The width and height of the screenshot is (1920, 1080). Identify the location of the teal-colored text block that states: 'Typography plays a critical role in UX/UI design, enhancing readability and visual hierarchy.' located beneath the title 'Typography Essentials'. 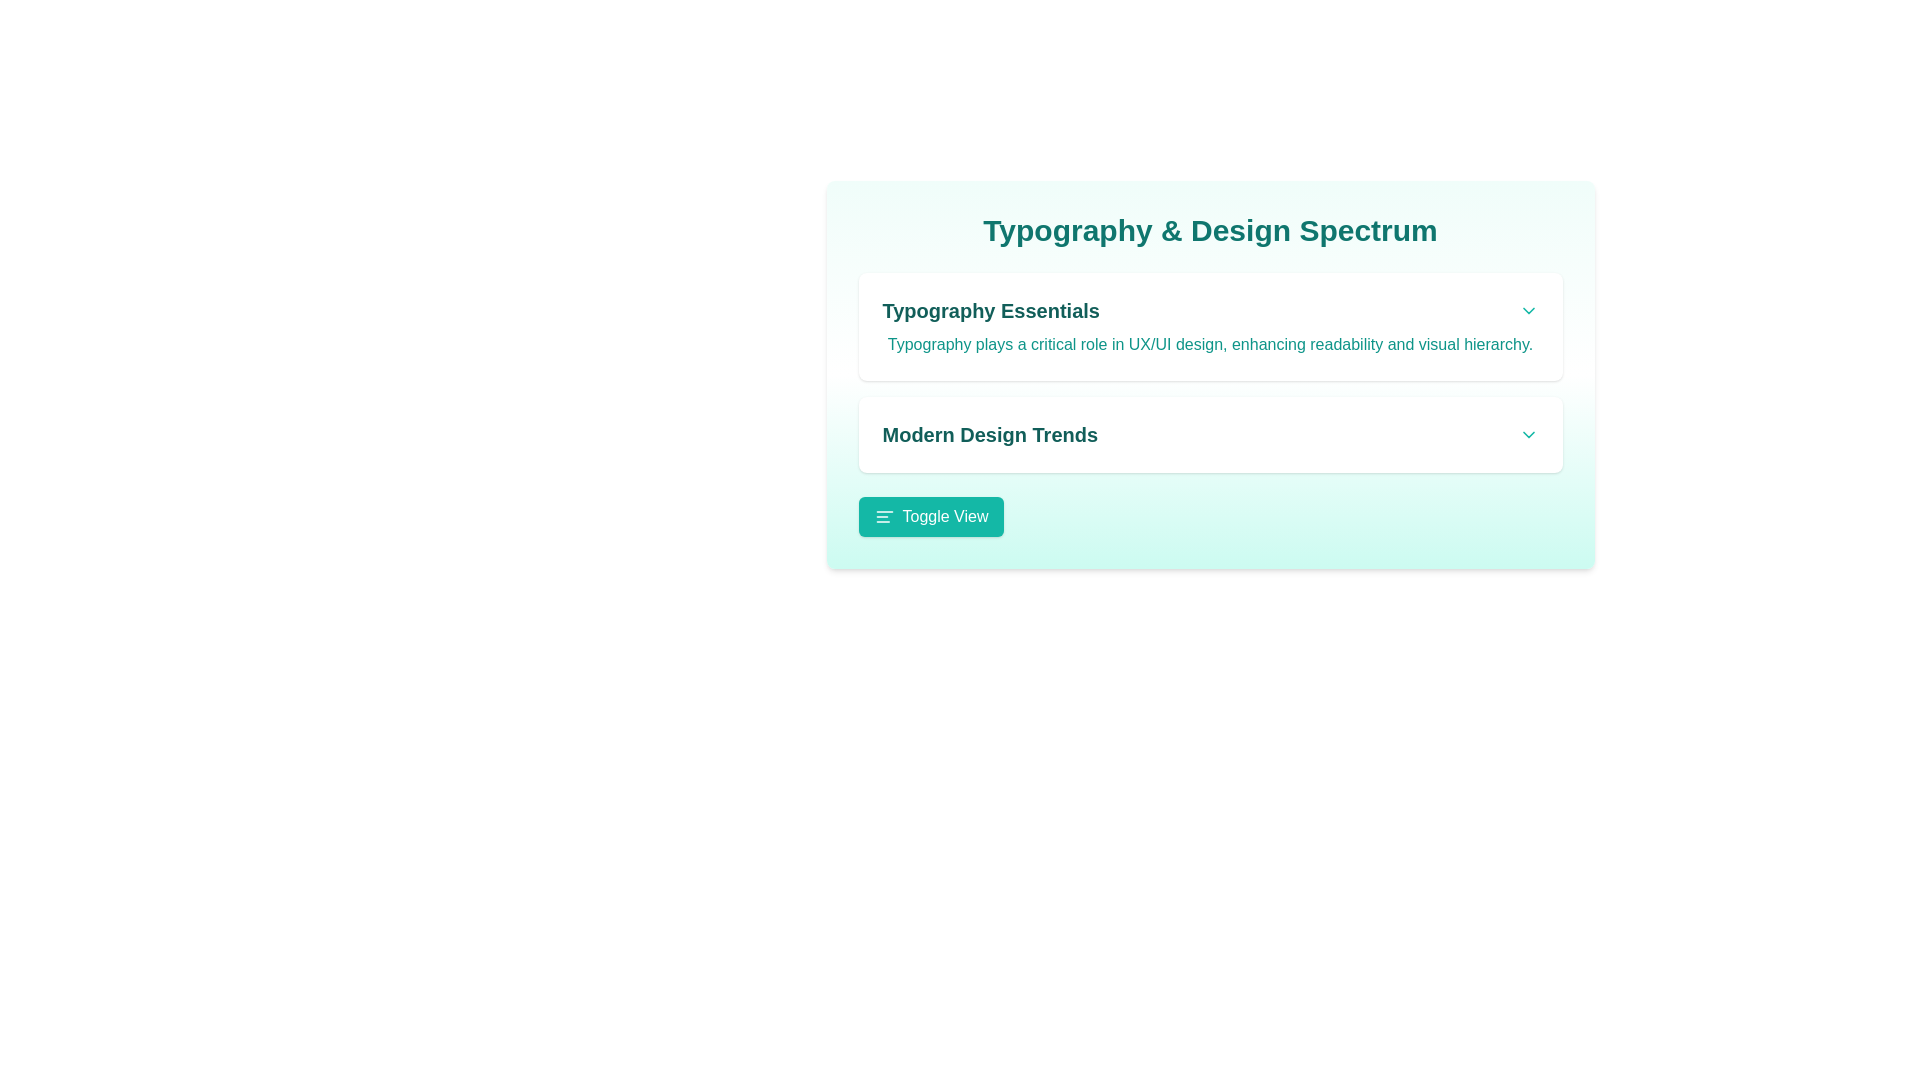
(1209, 343).